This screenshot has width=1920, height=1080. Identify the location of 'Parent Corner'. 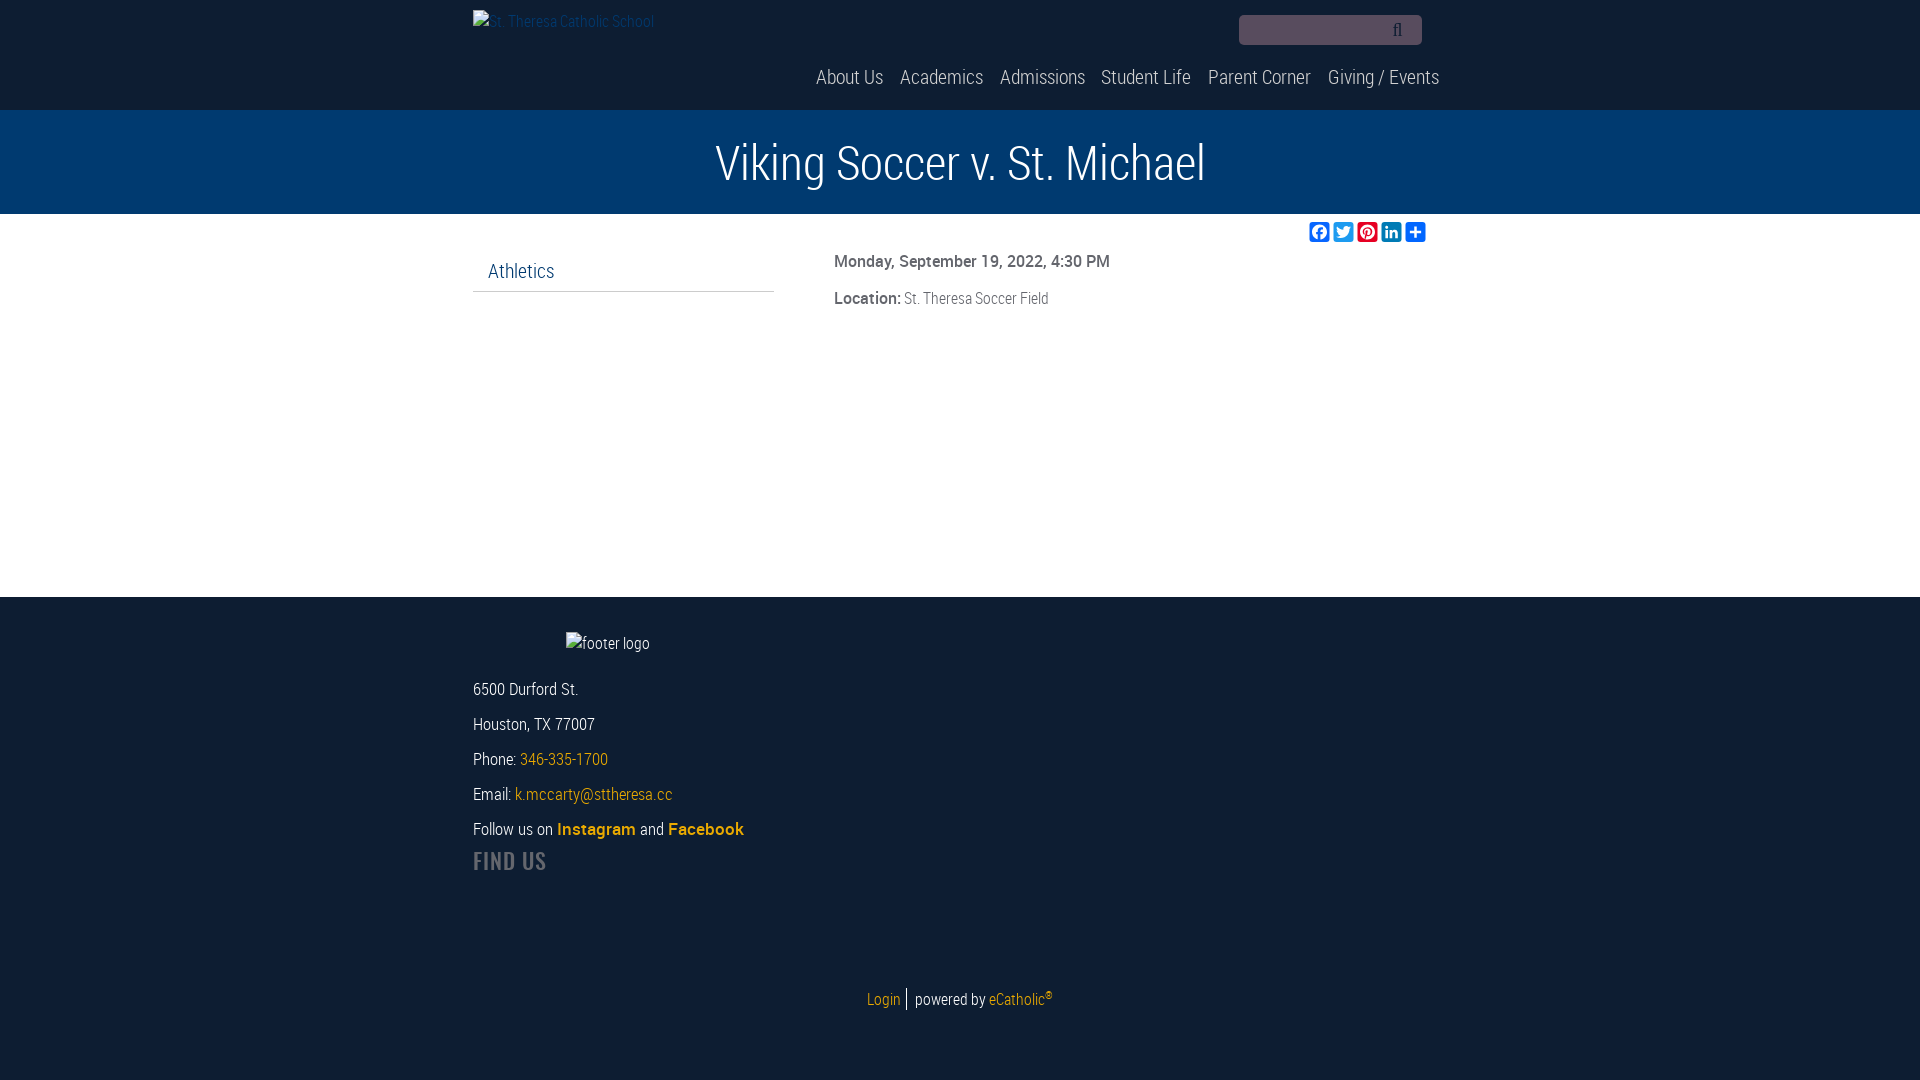
(1258, 75).